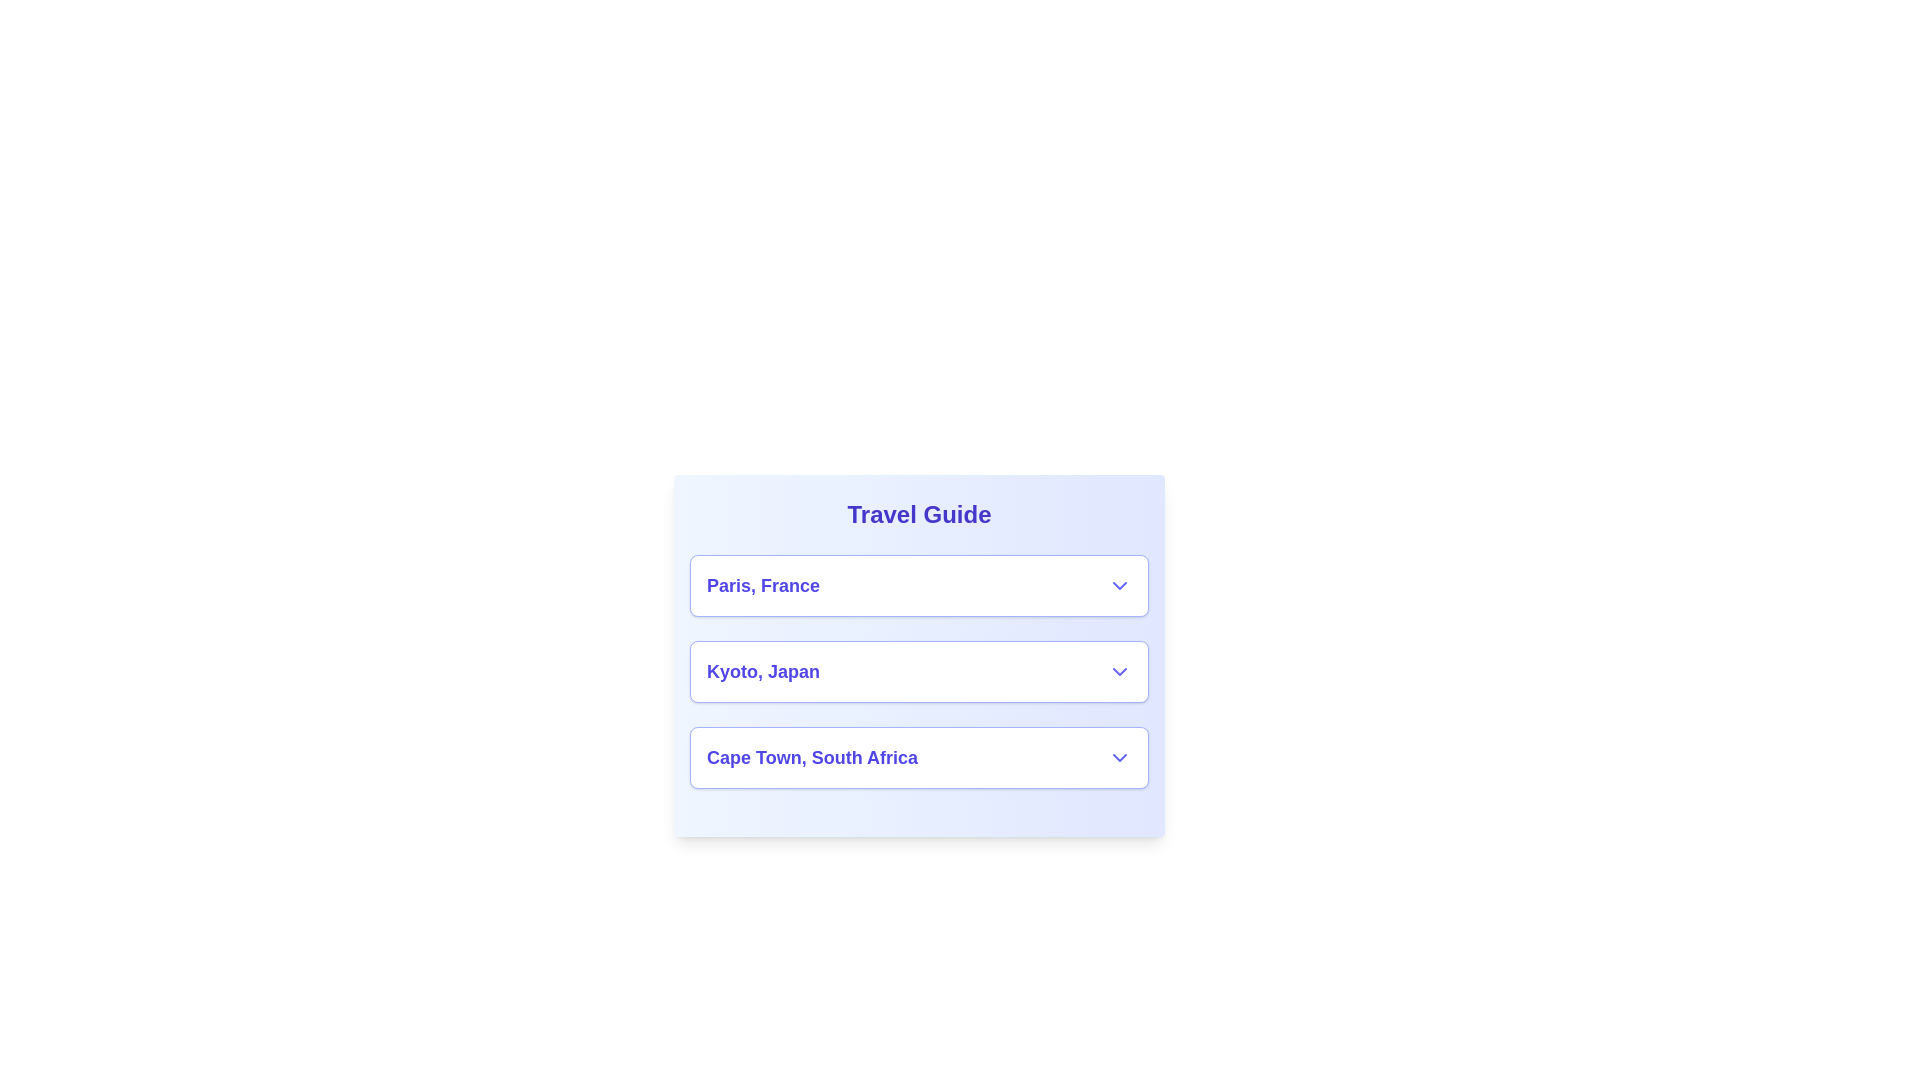  Describe the element at coordinates (1118, 585) in the screenshot. I see `the dropdown trigger icon located to the right of the 'Paris, France' text` at that location.